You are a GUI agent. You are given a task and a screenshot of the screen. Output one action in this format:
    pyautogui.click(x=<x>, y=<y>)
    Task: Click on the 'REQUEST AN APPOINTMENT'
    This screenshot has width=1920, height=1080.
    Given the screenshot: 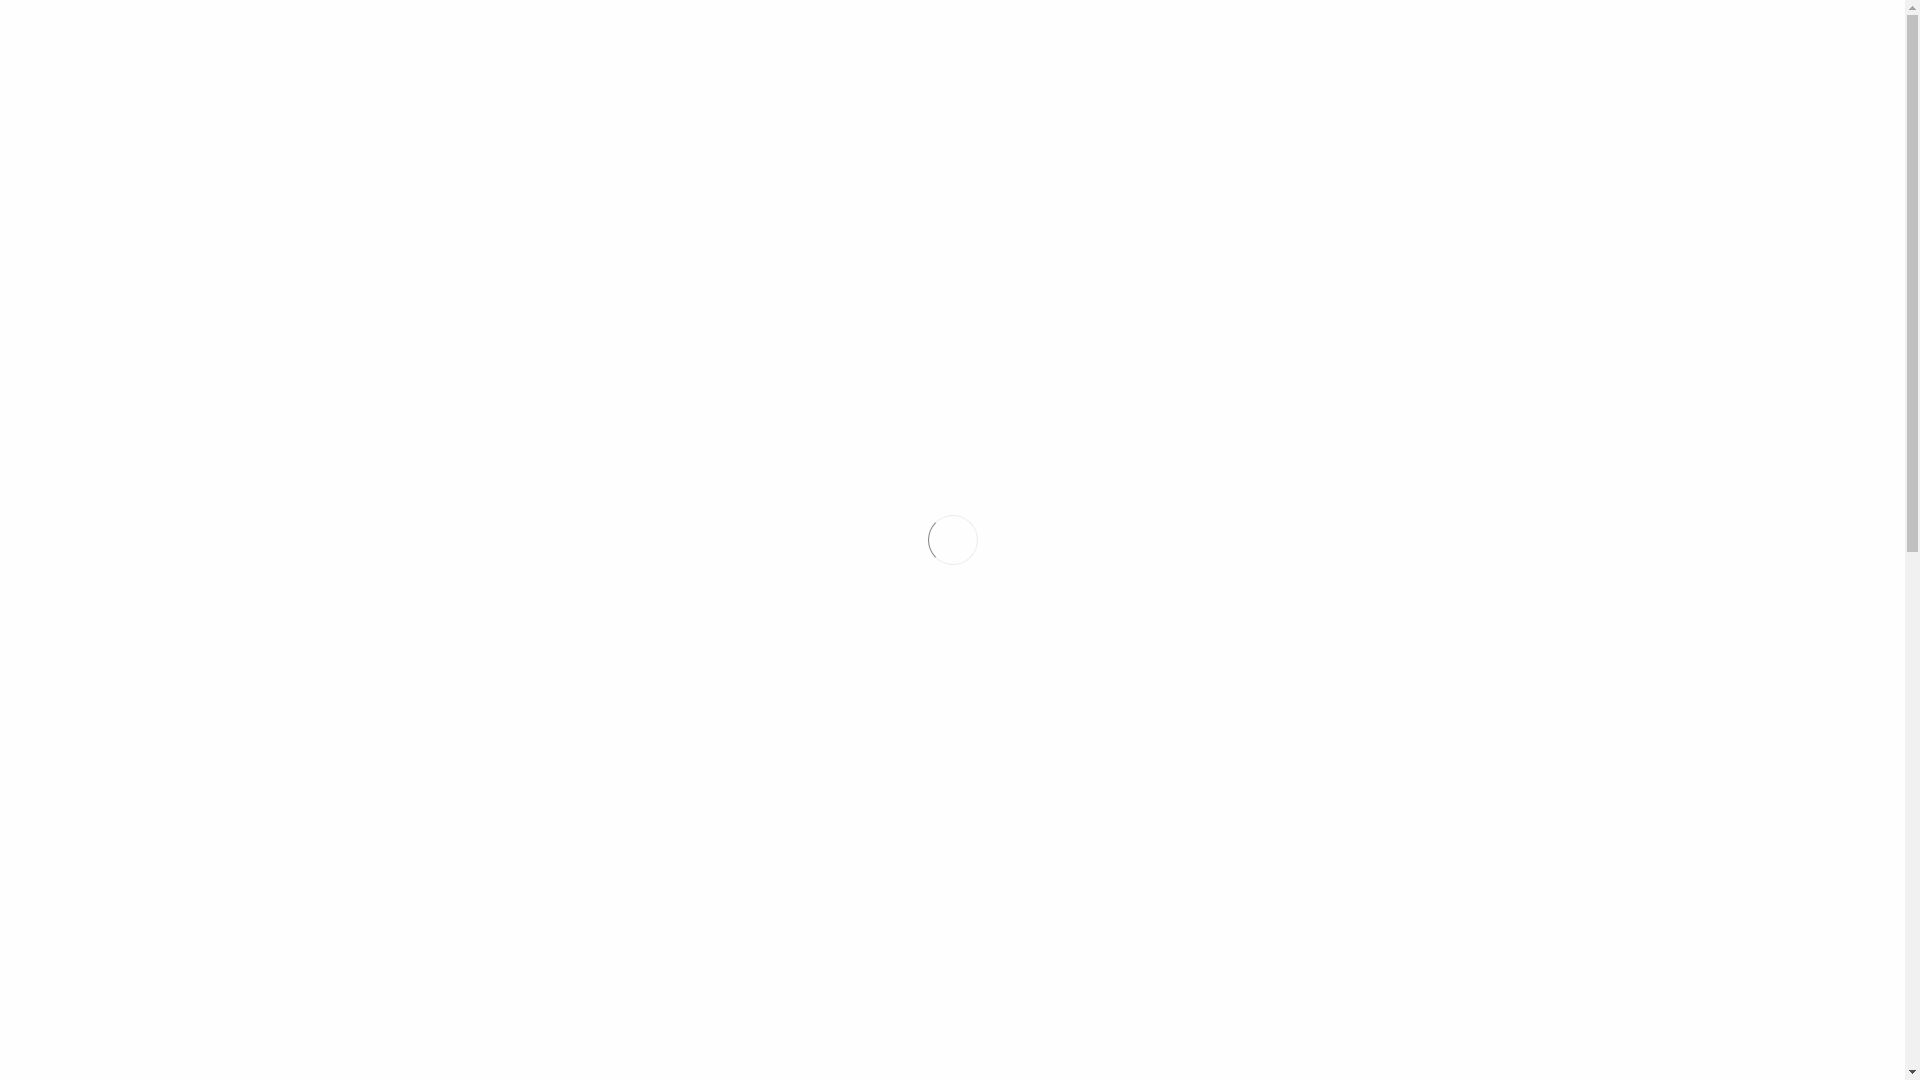 What is the action you would take?
    pyautogui.click(x=1492, y=61)
    